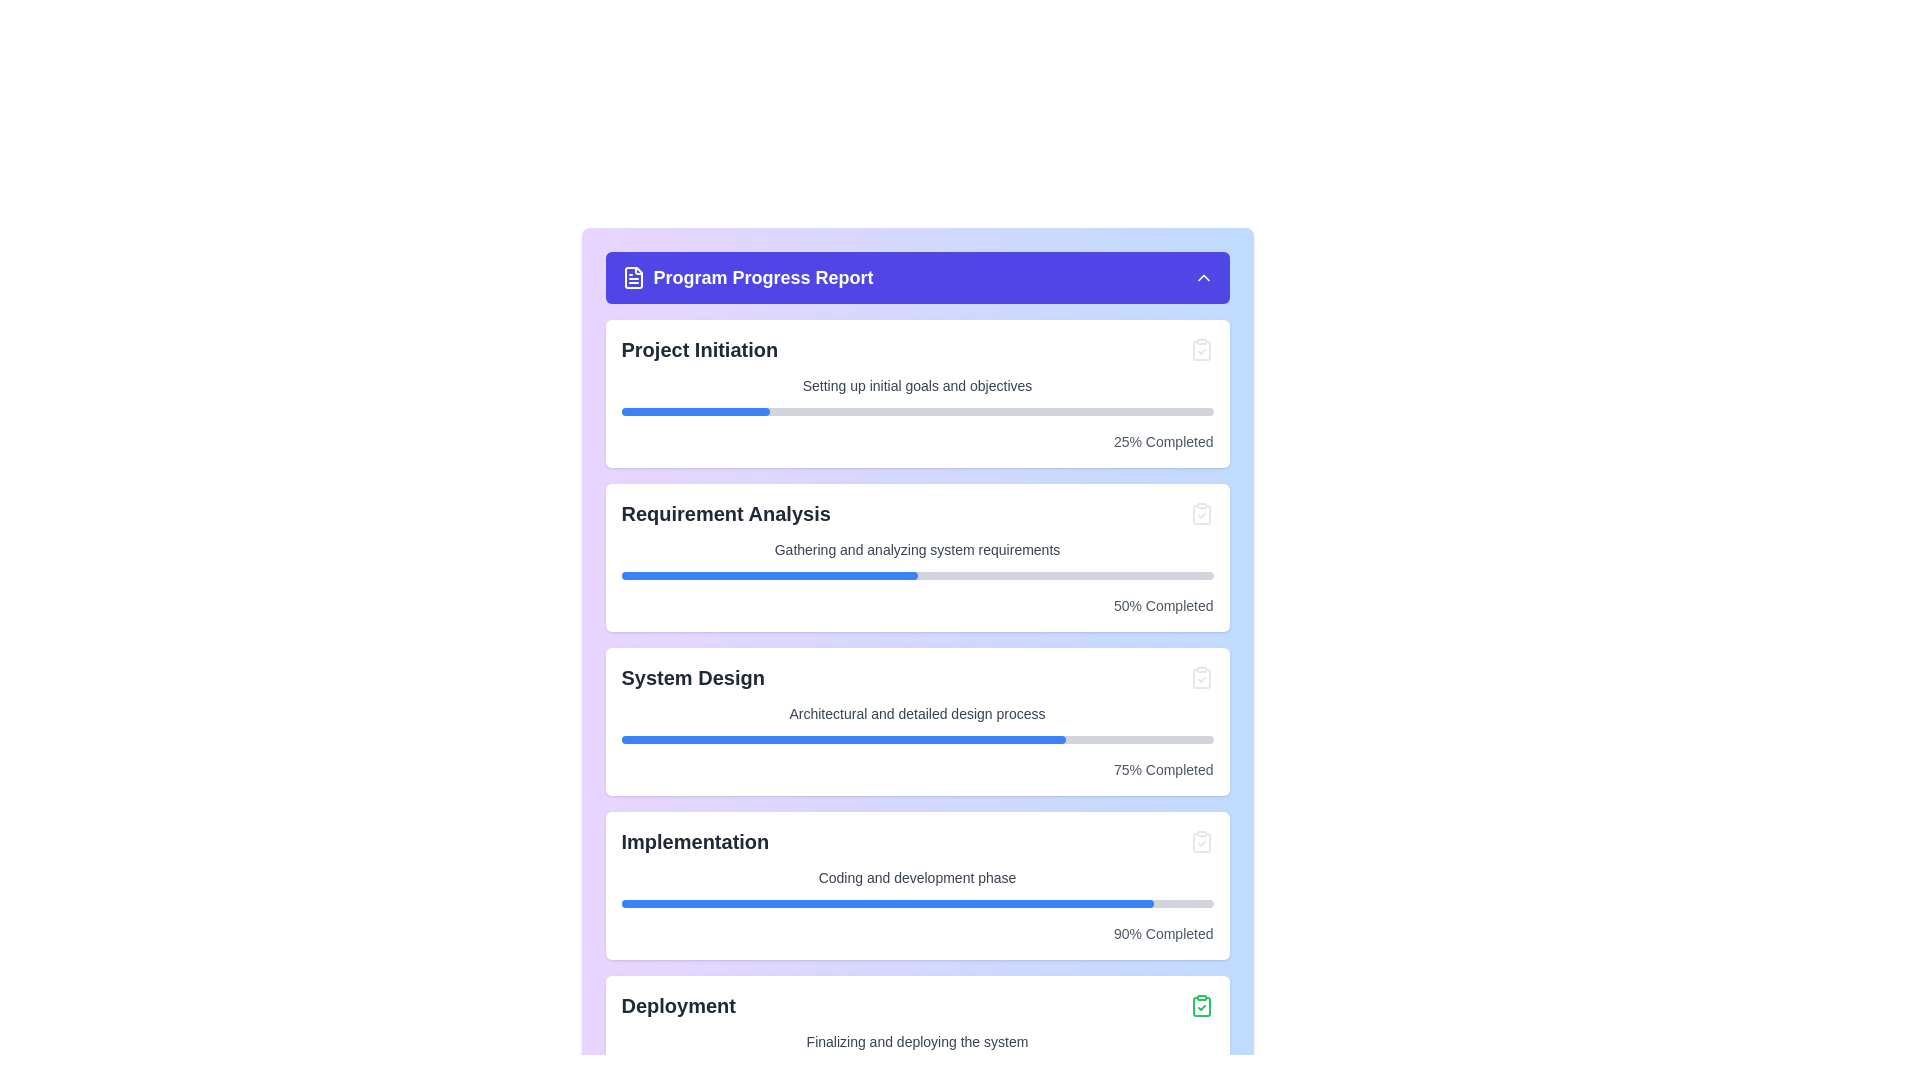  Describe the element at coordinates (725, 512) in the screenshot. I see `the 'Requirement Analysis' title text label, which serves as a section header in the progress report interface` at that location.